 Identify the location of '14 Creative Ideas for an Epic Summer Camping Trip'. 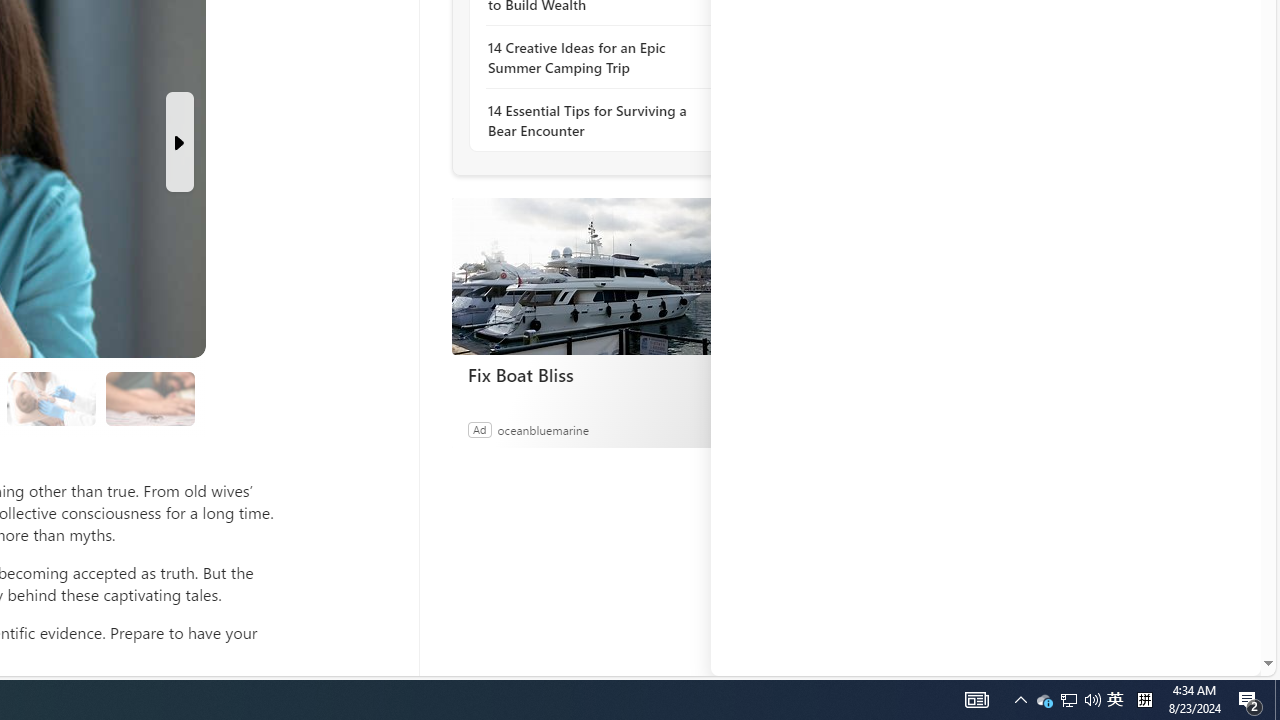
(595, 56).